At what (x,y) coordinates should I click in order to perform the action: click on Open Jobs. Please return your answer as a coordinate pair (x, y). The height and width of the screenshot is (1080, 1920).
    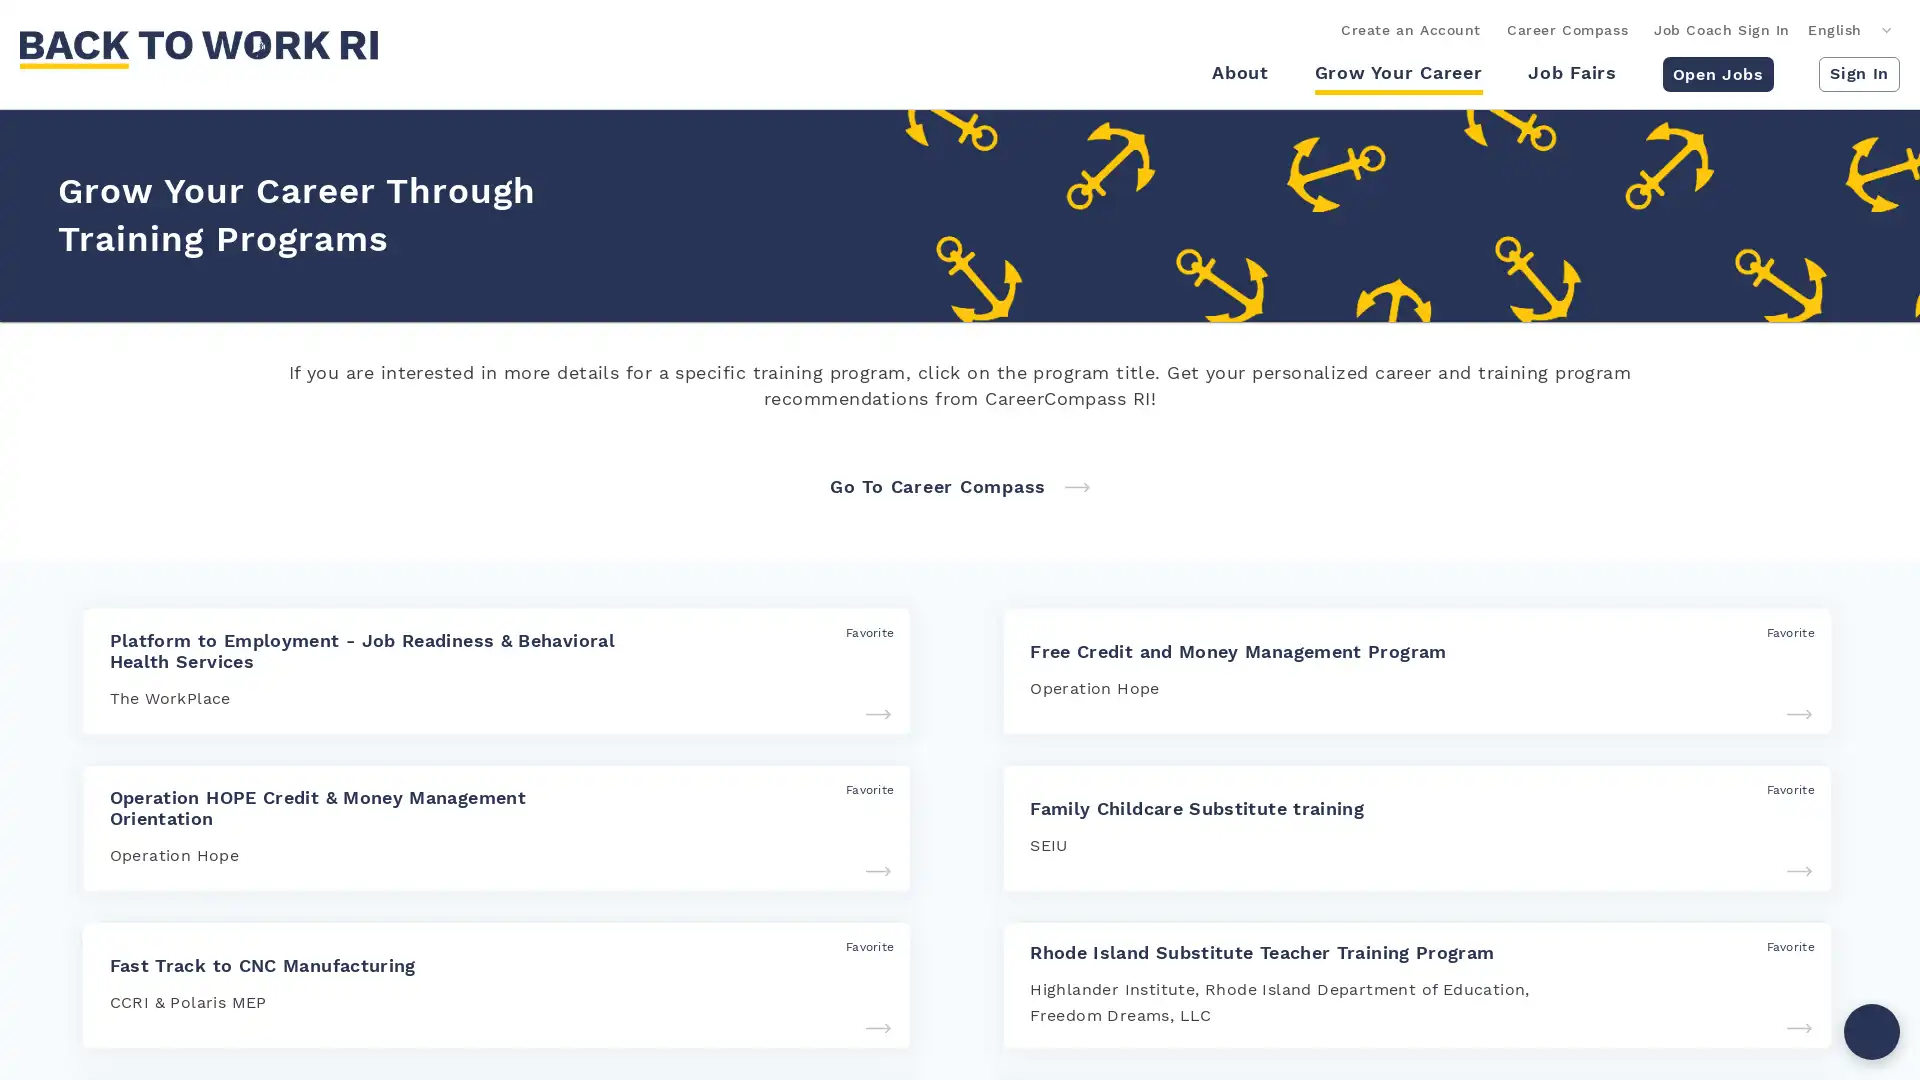
    Looking at the image, I should click on (1716, 72).